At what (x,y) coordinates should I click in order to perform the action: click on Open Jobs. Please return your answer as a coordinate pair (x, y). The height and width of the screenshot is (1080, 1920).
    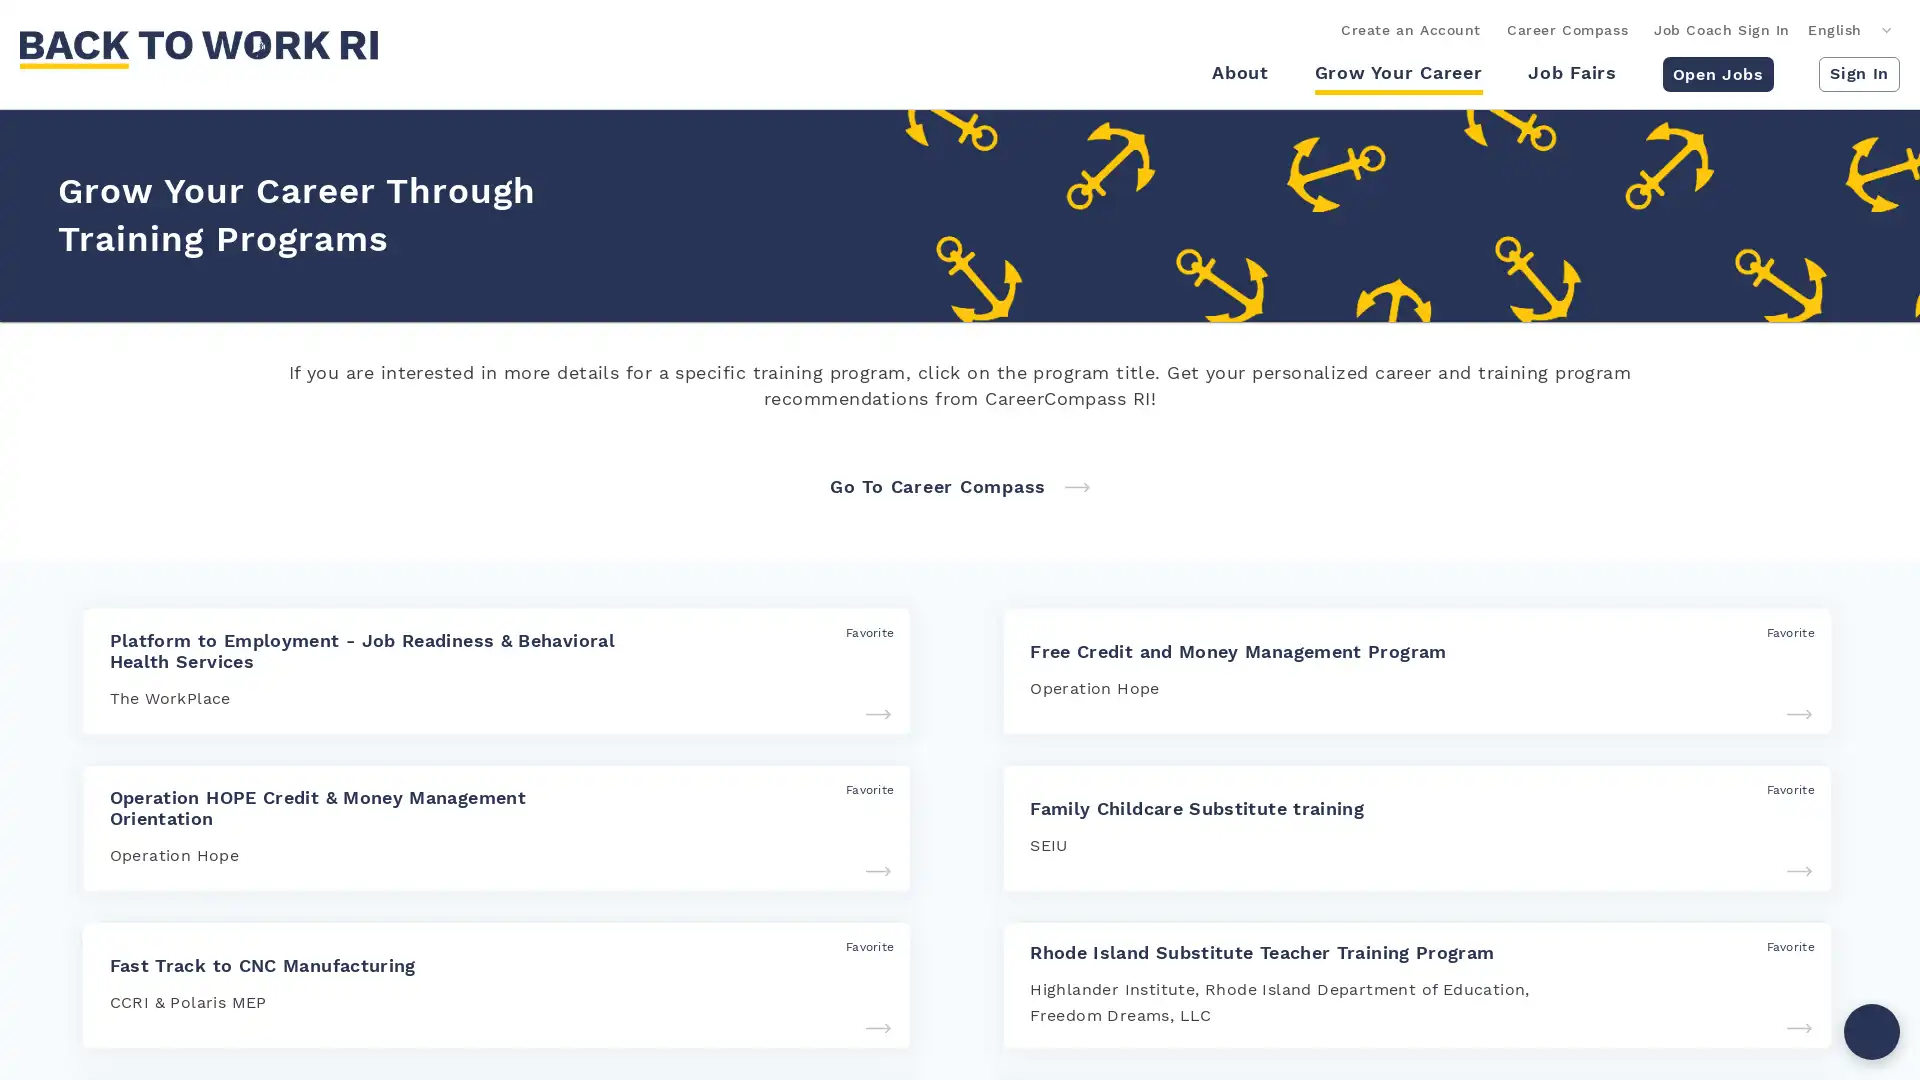
    Looking at the image, I should click on (1716, 72).